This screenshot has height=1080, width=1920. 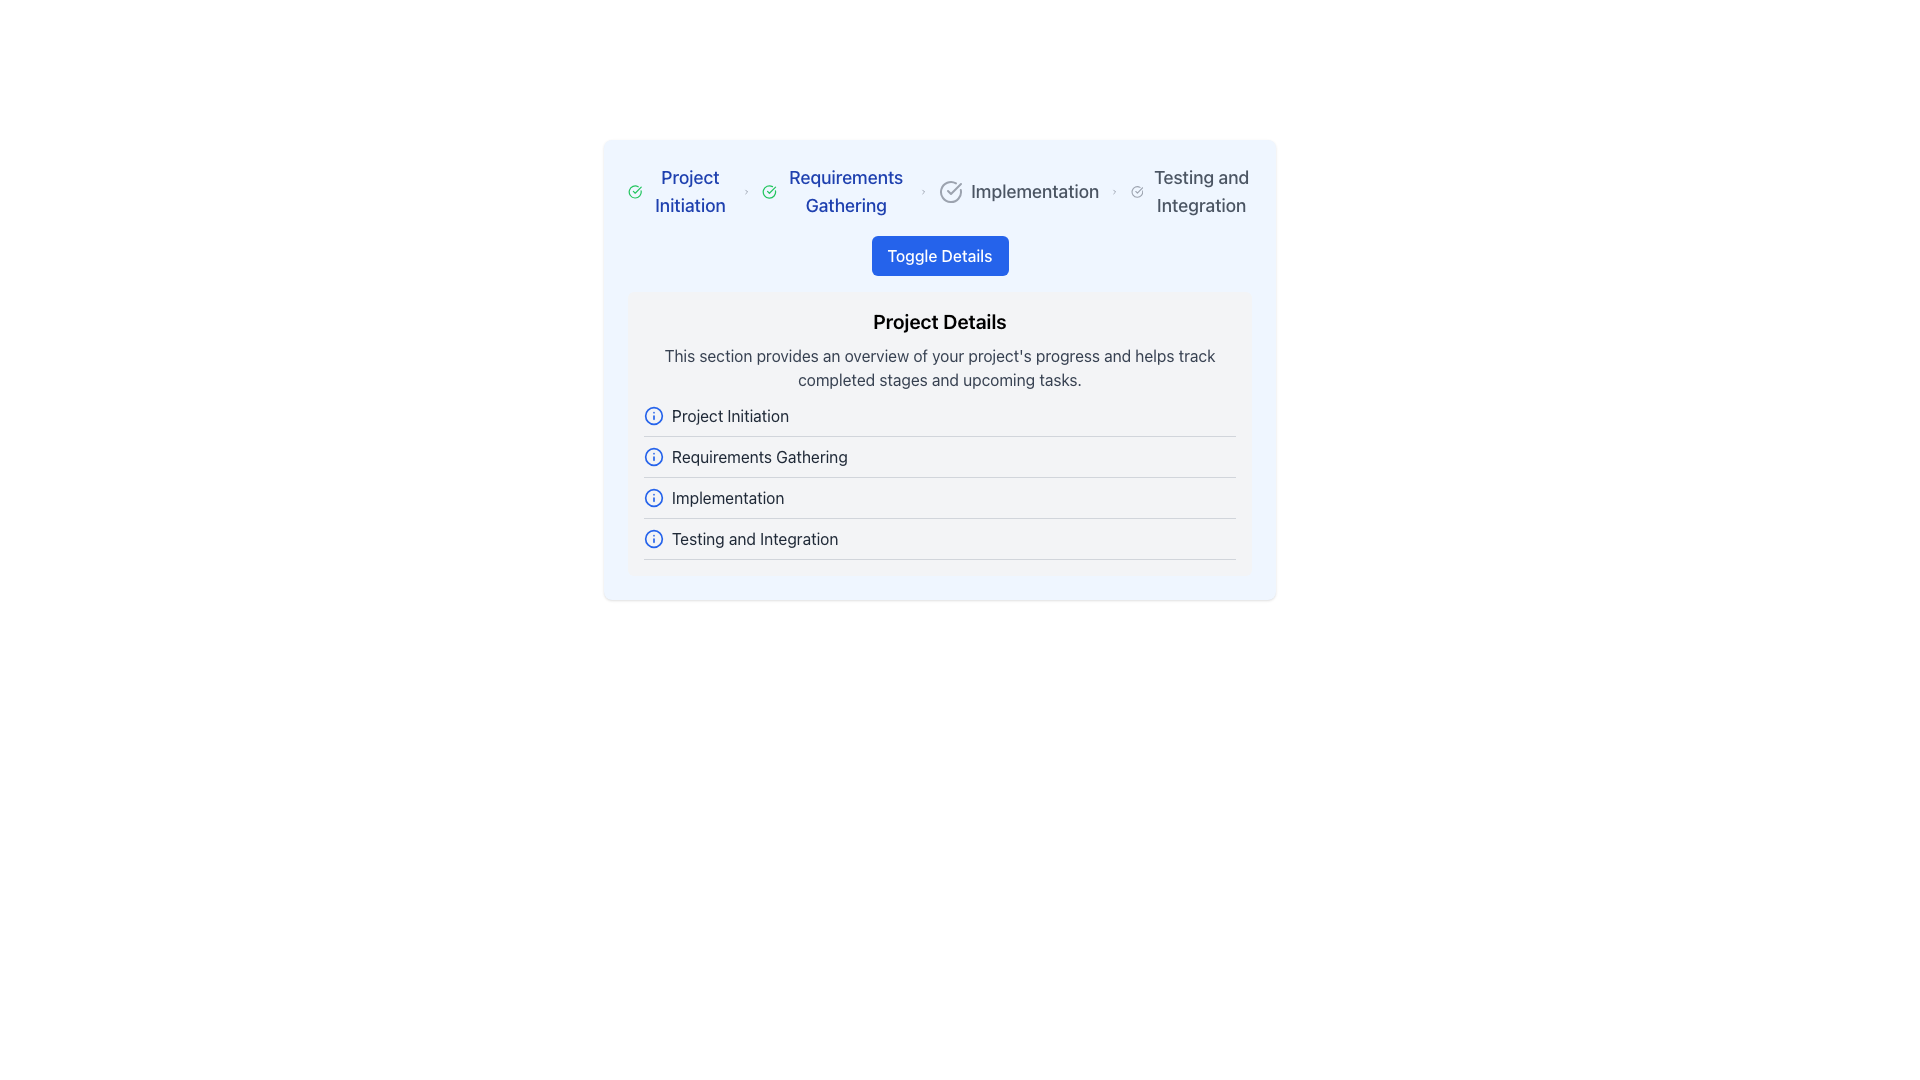 I want to click on static text label displaying 'Testing and Integration', which is a medium-sized bold gray font aligned with other labels in the interface, so click(x=1200, y=192).